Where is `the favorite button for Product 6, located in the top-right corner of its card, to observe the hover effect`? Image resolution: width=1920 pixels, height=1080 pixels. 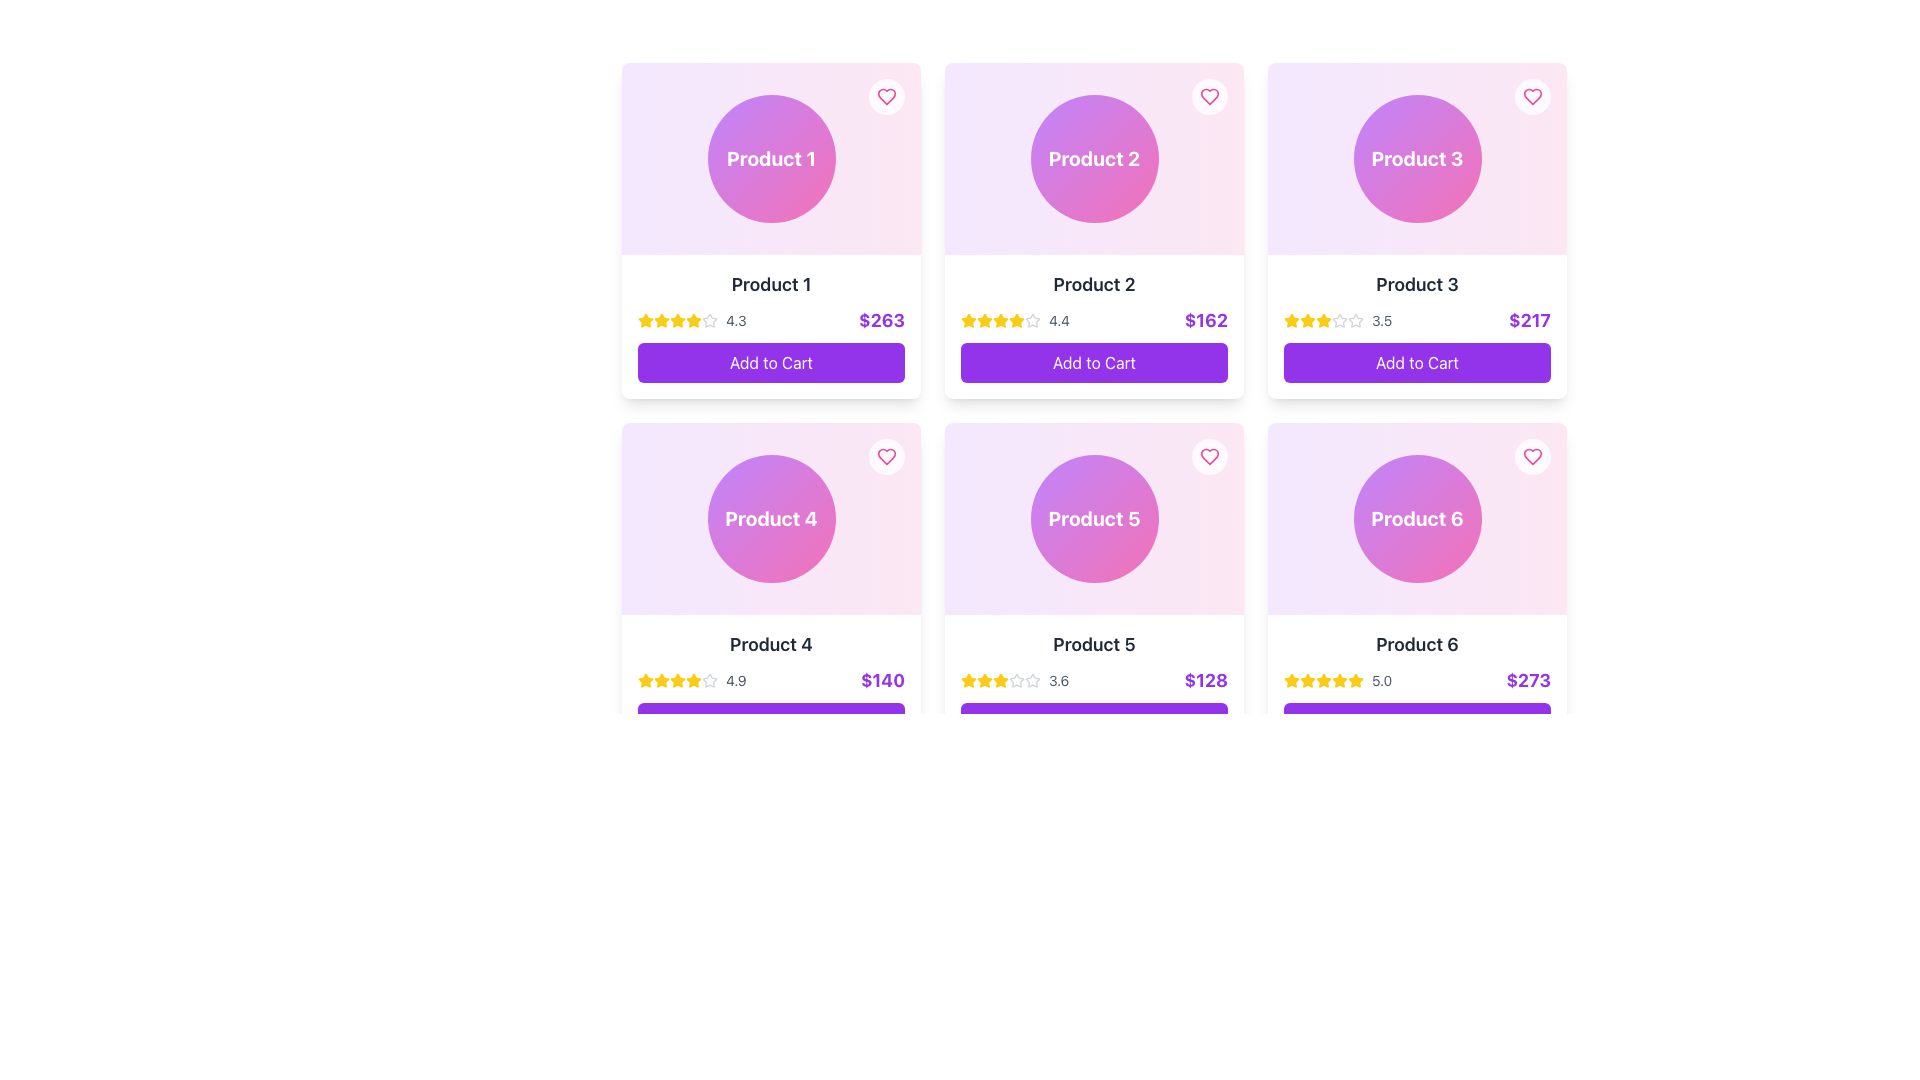 the favorite button for Product 6, located in the top-right corner of its card, to observe the hover effect is located at coordinates (1531, 456).